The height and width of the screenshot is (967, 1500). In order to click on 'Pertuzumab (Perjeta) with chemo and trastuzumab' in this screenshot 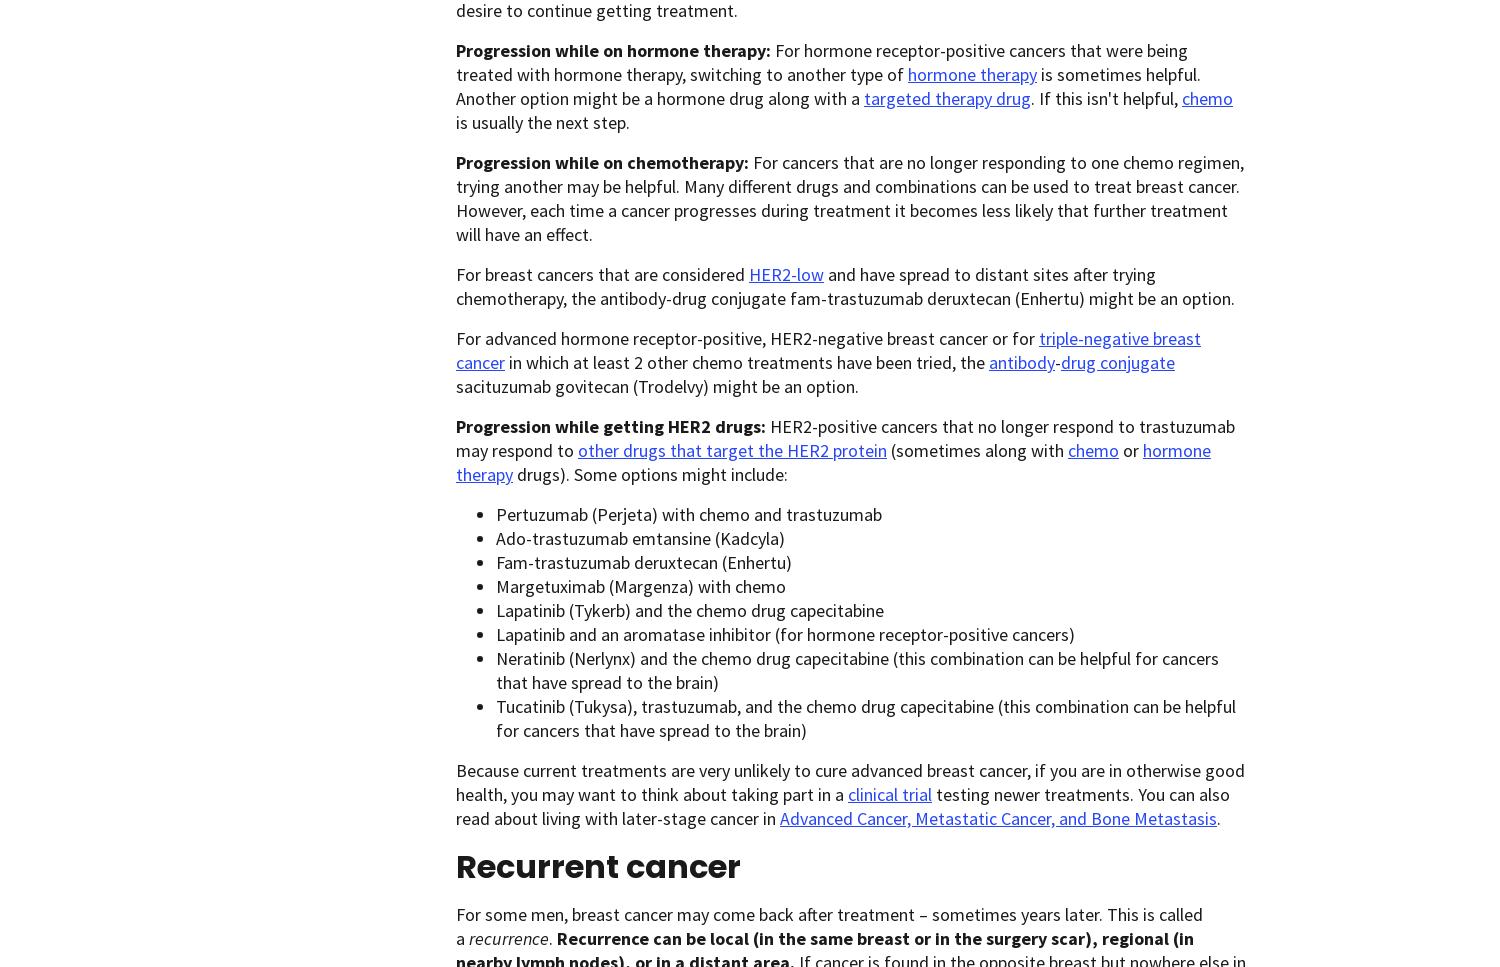, I will do `click(688, 513)`.